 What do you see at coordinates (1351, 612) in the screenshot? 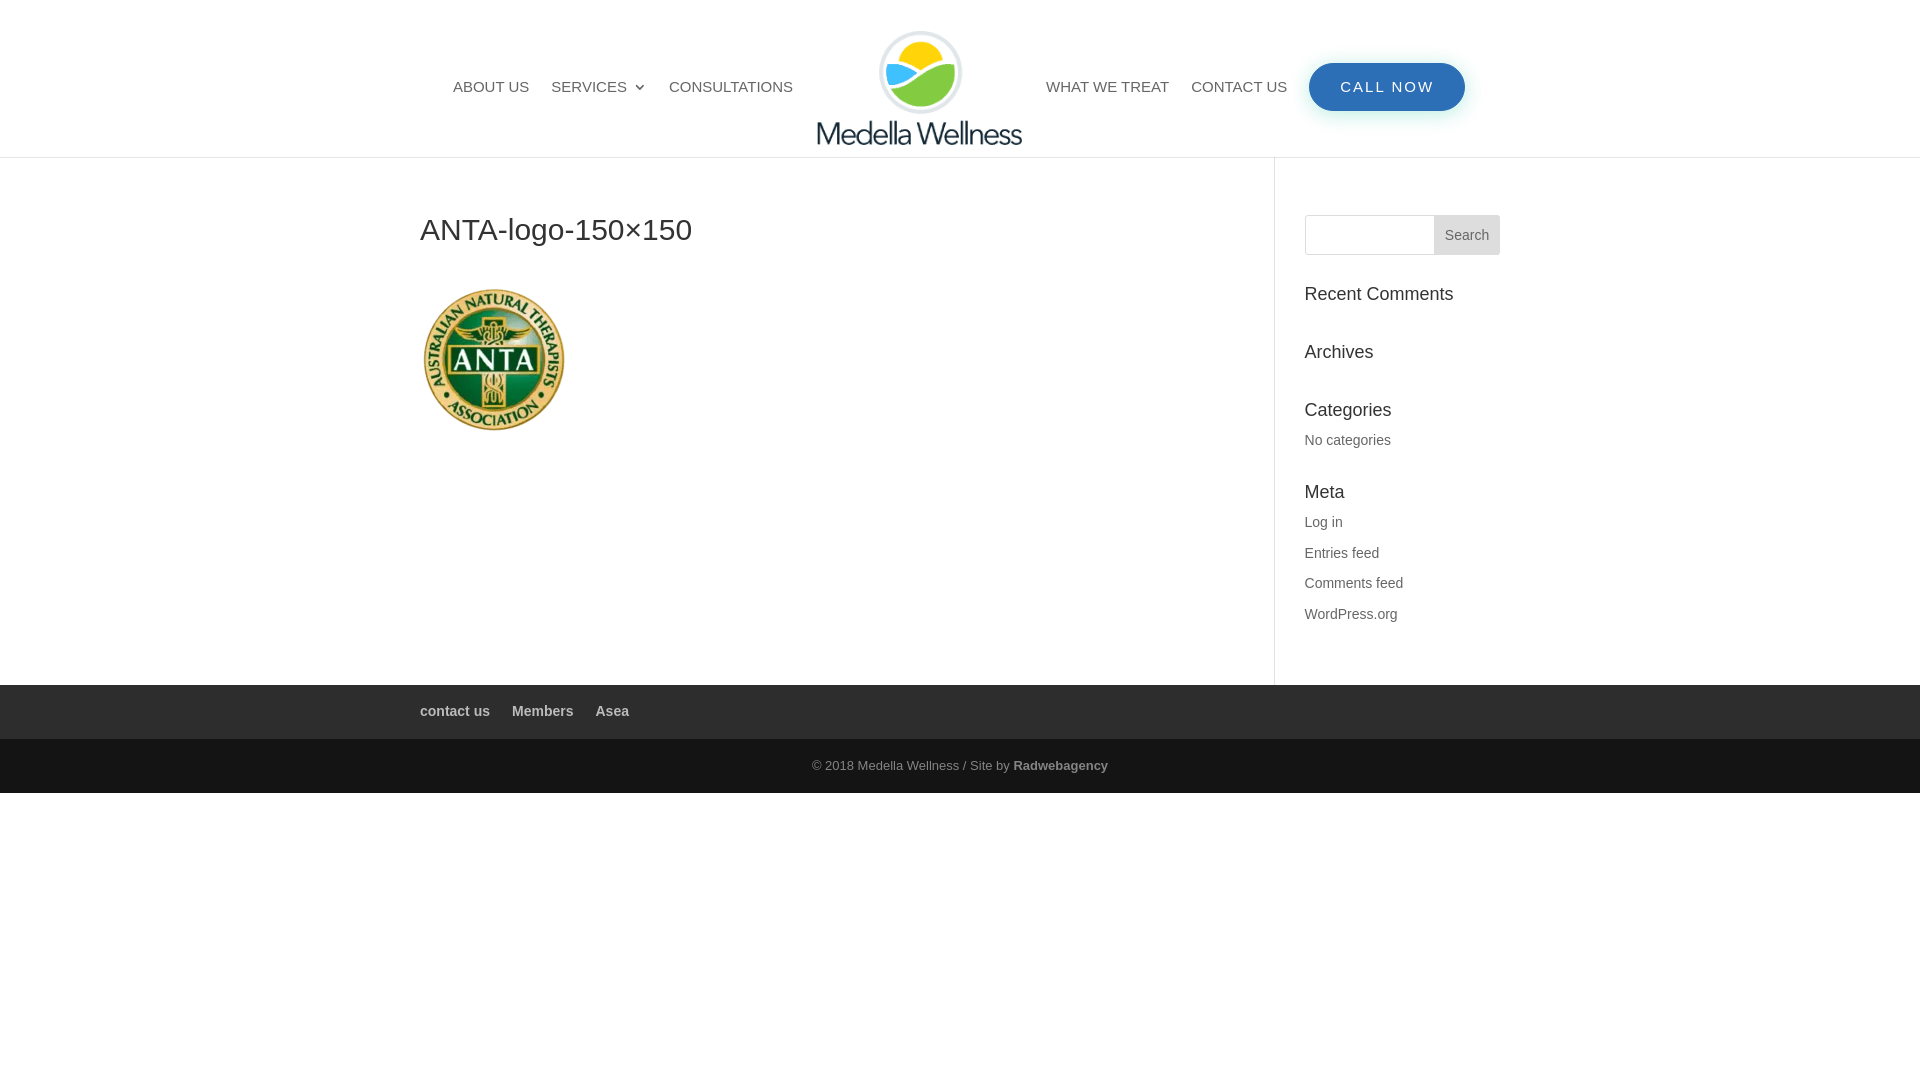
I see `'WordPress.org'` at bounding box center [1351, 612].